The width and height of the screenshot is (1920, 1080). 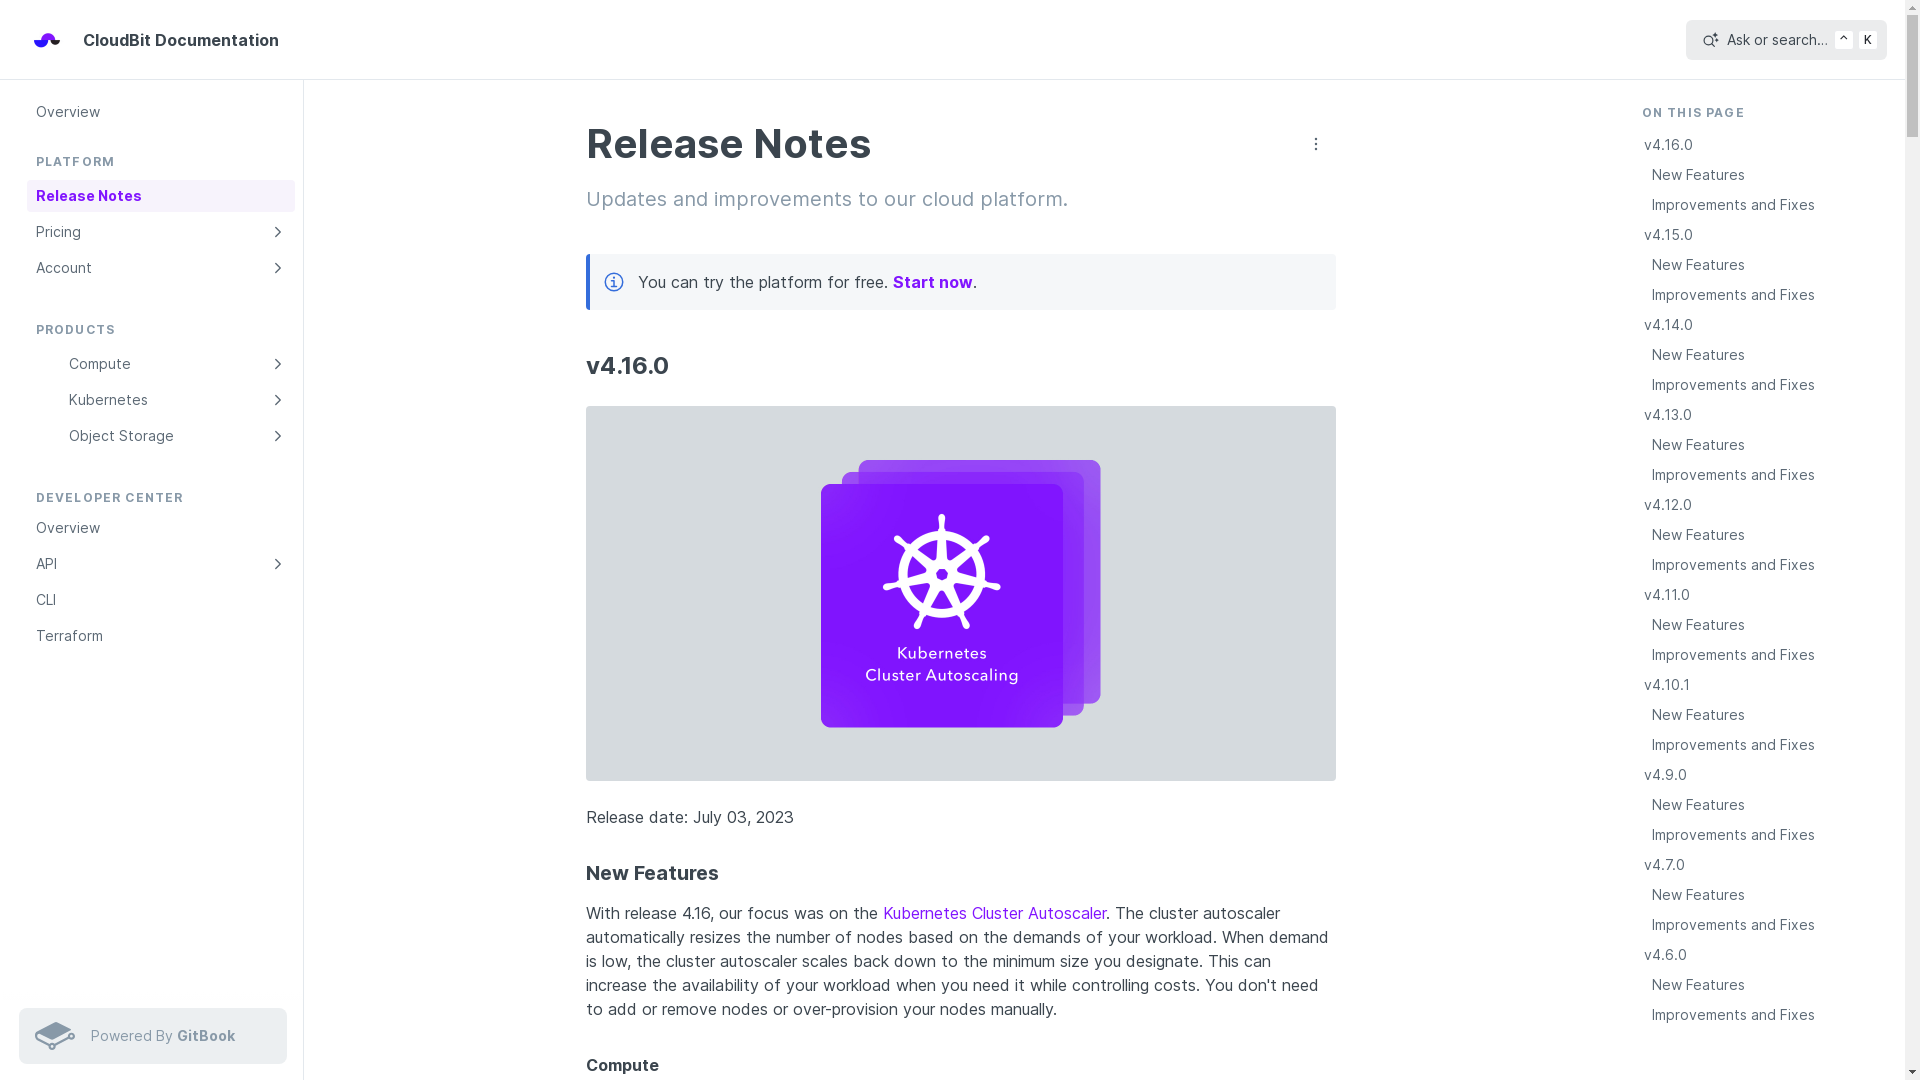 What do you see at coordinates (151, 1035) in the screenshot?
I see `'Powered By GitBook'` at bounding box center [151, 1035].